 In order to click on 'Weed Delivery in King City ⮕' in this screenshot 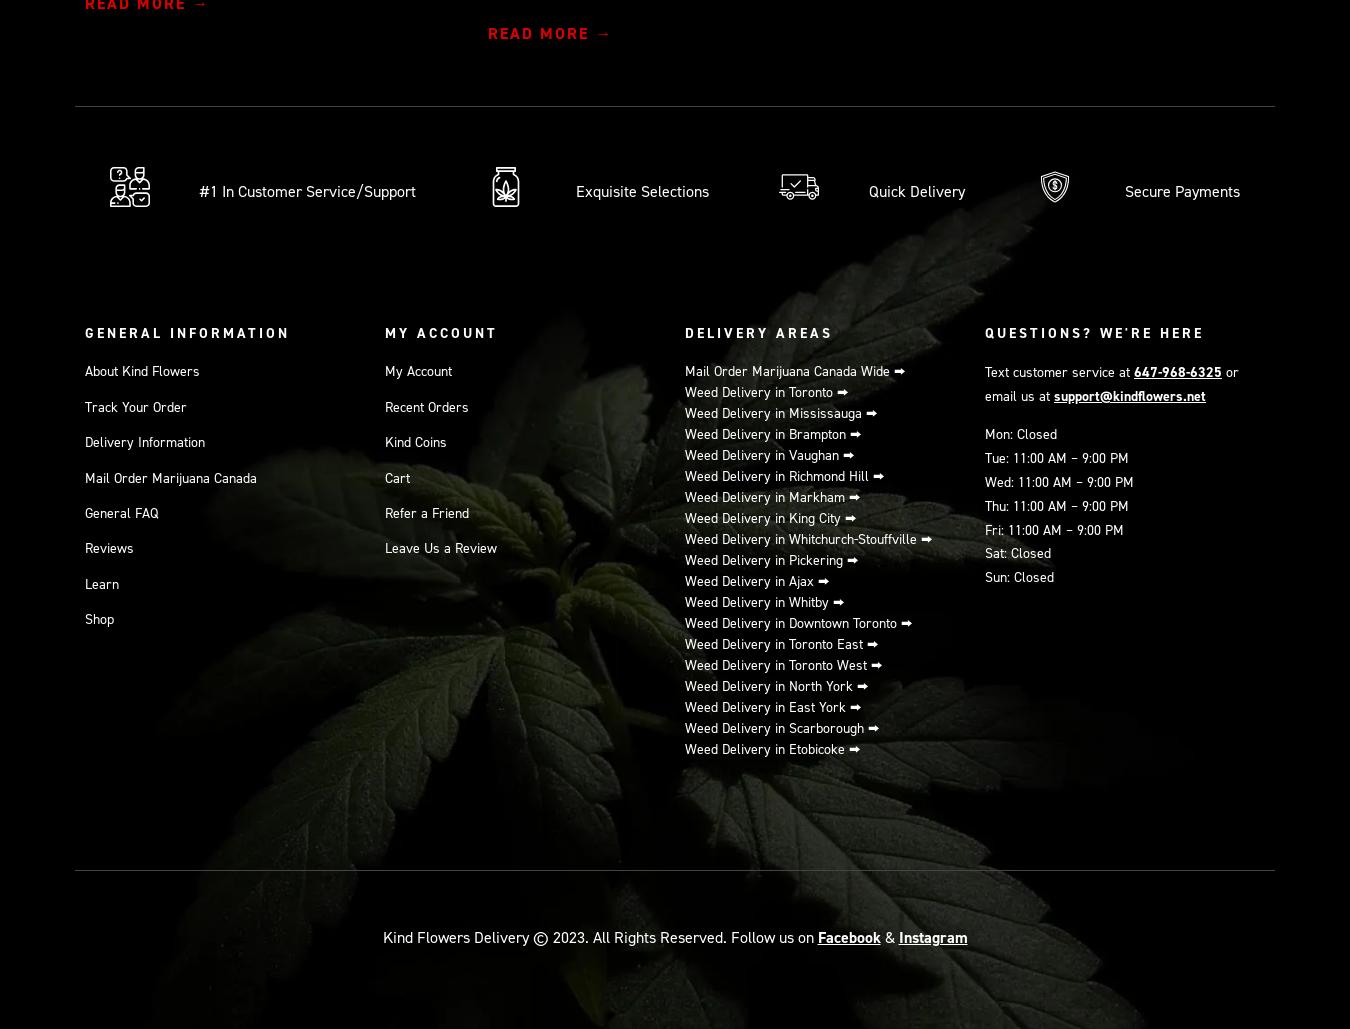, I will do `click(769, 517)`.